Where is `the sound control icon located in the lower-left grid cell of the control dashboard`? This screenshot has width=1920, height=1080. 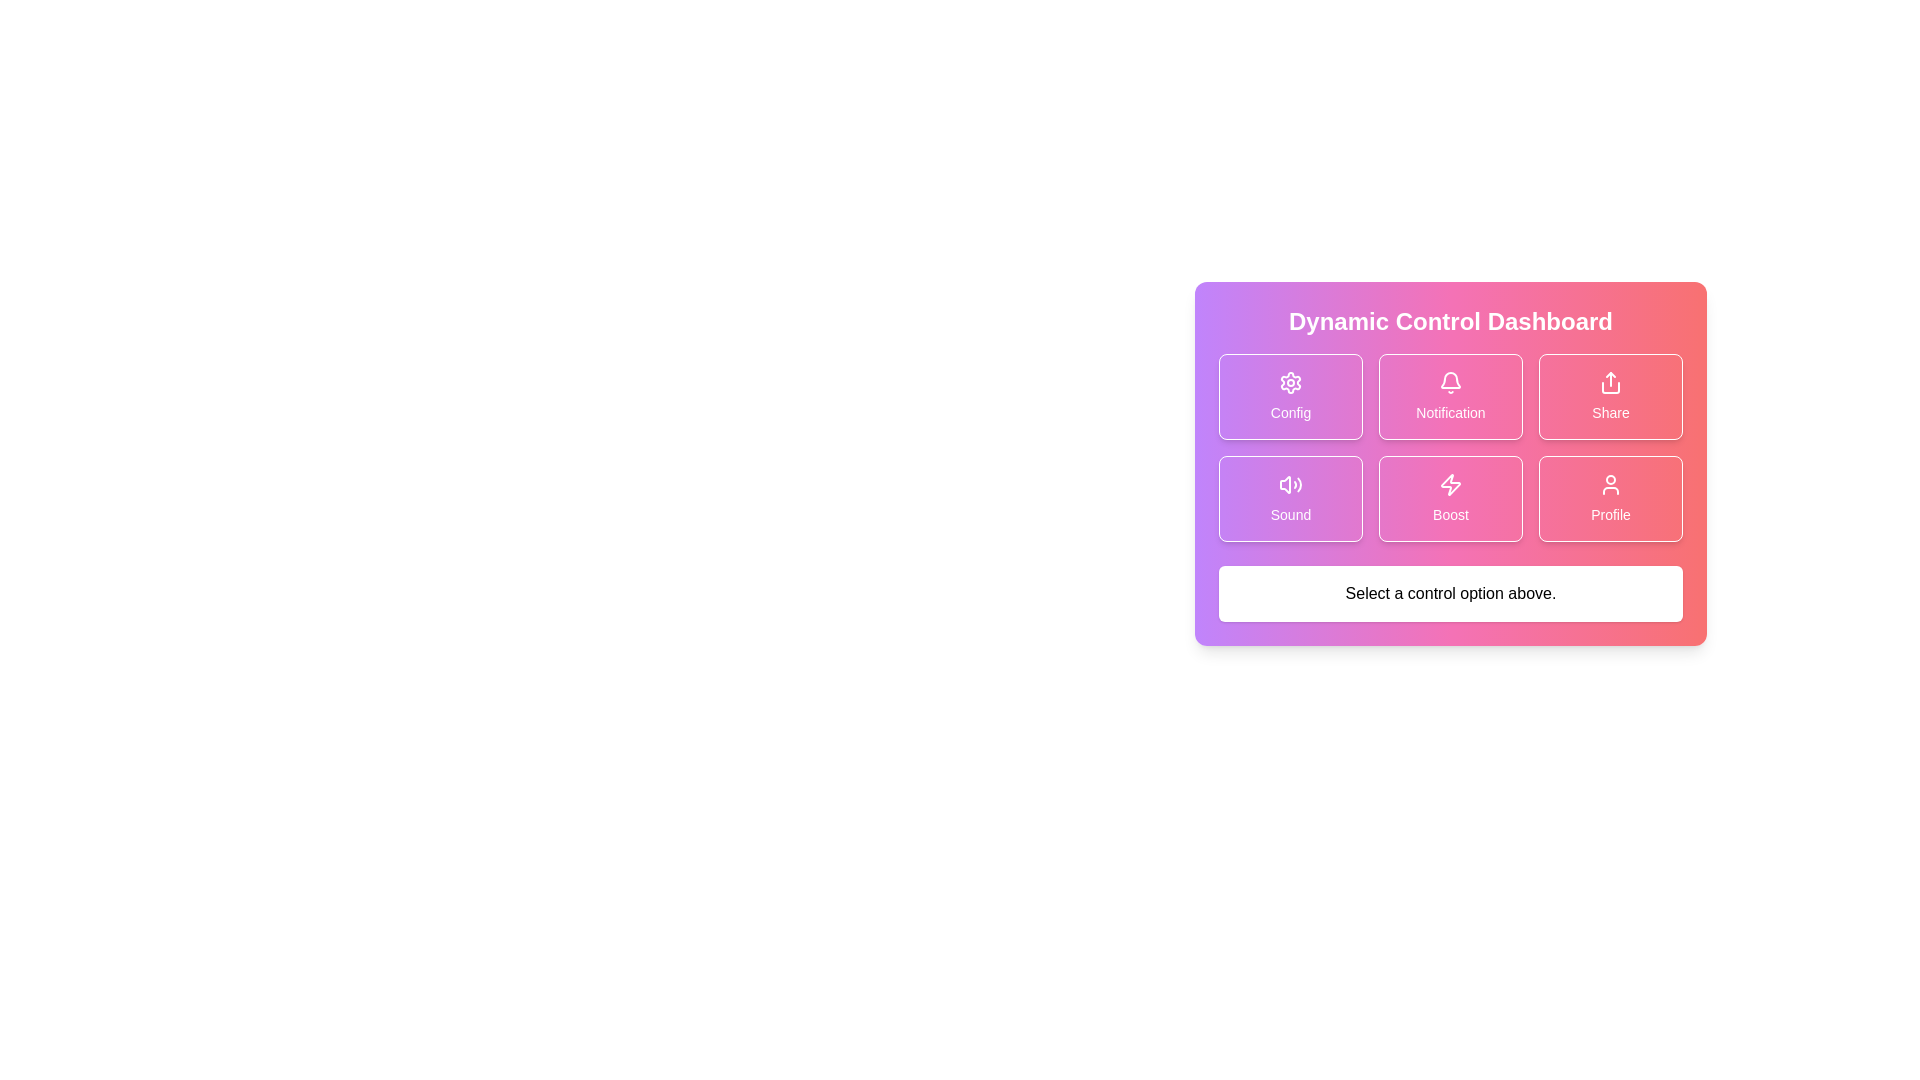
the sound control icon located in the lower-left grid cell of the control dashboard is located at coordinates (1285, 485).